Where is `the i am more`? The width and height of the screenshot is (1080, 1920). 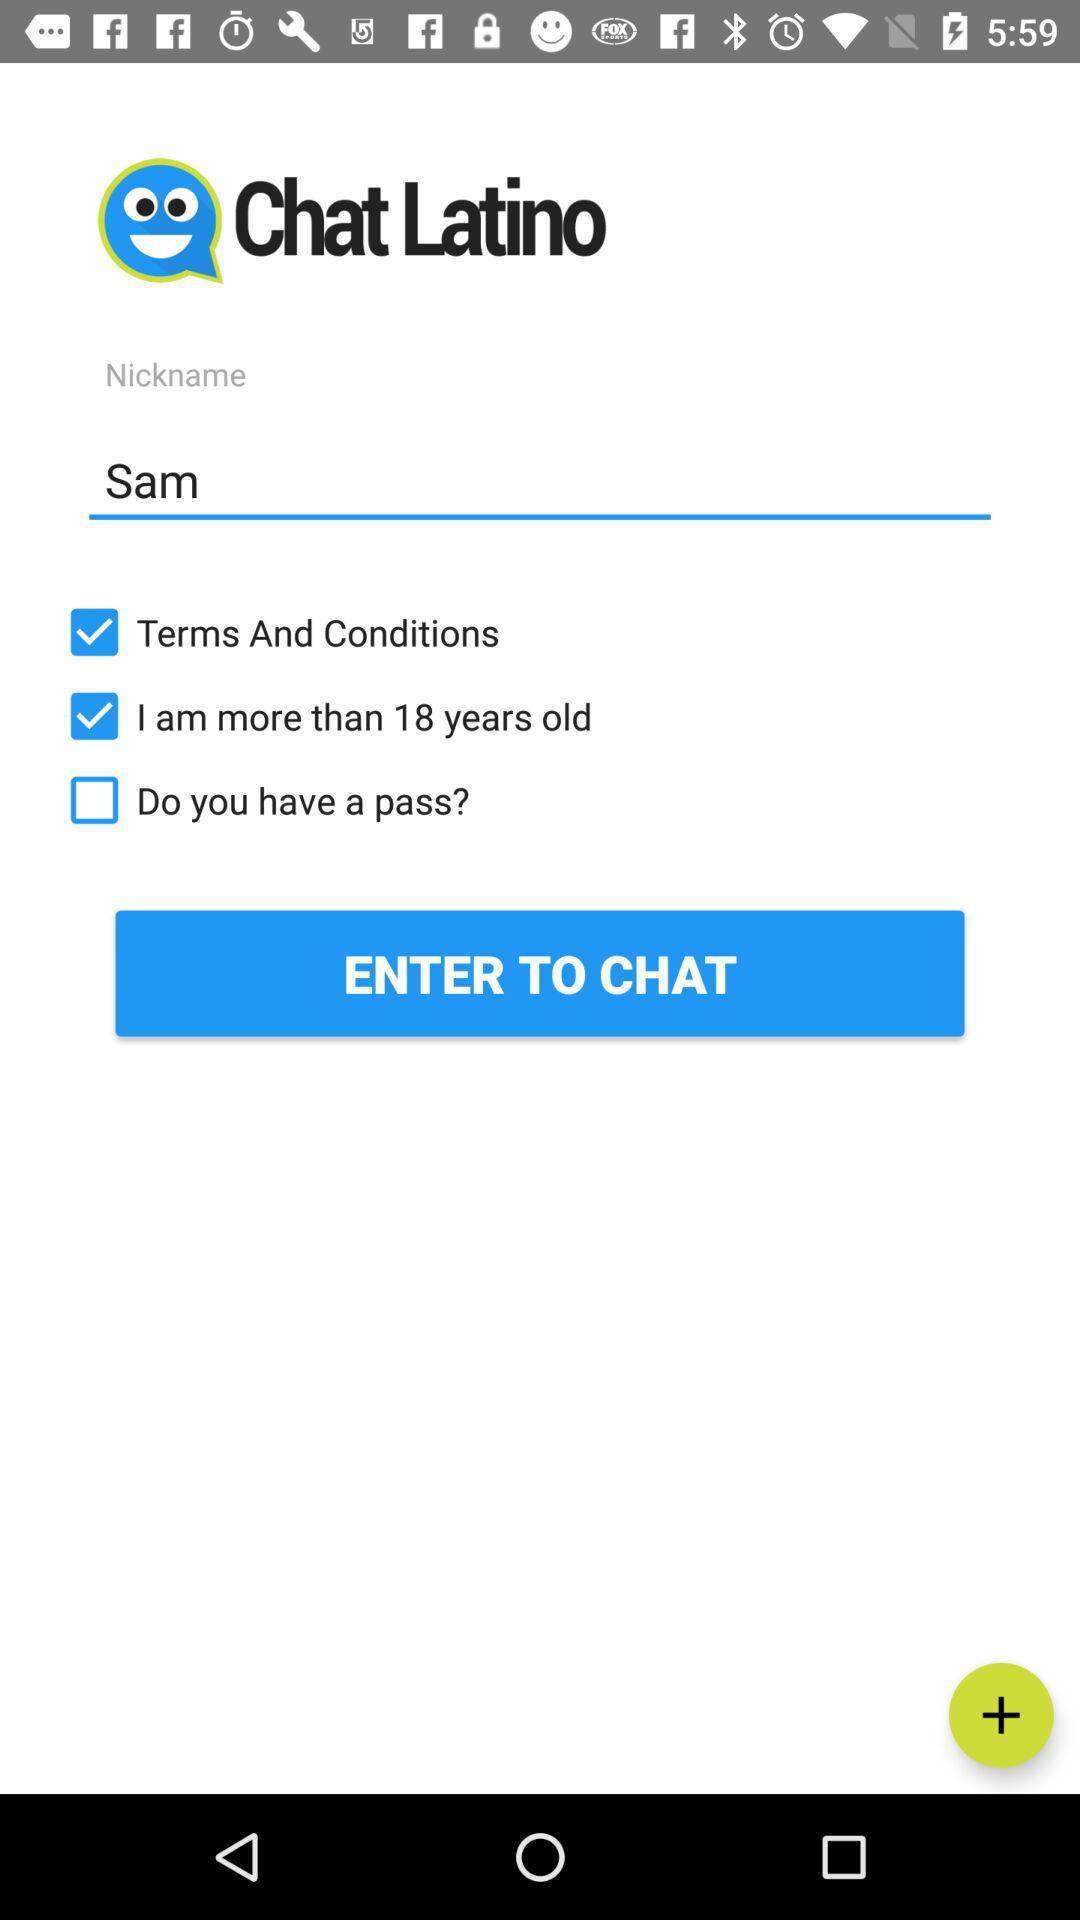
the i am more is located at coordinates (540, 716).